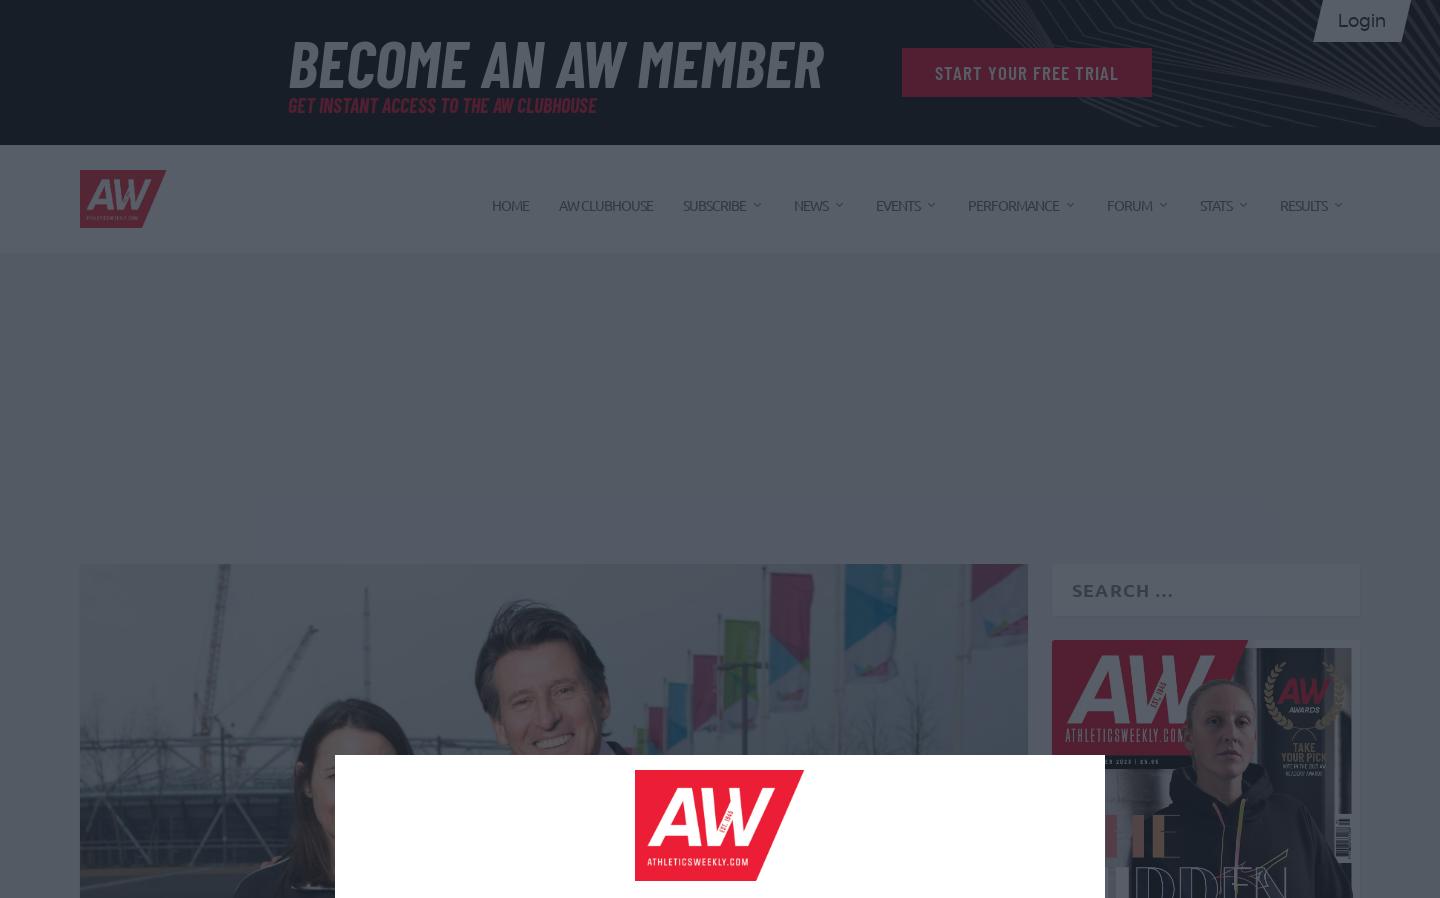 The width and height of the screenshot is (1440, 898). Describe the element at coordinates (803, 736) in the screenshot. I see `'Podcasts'` at that location.